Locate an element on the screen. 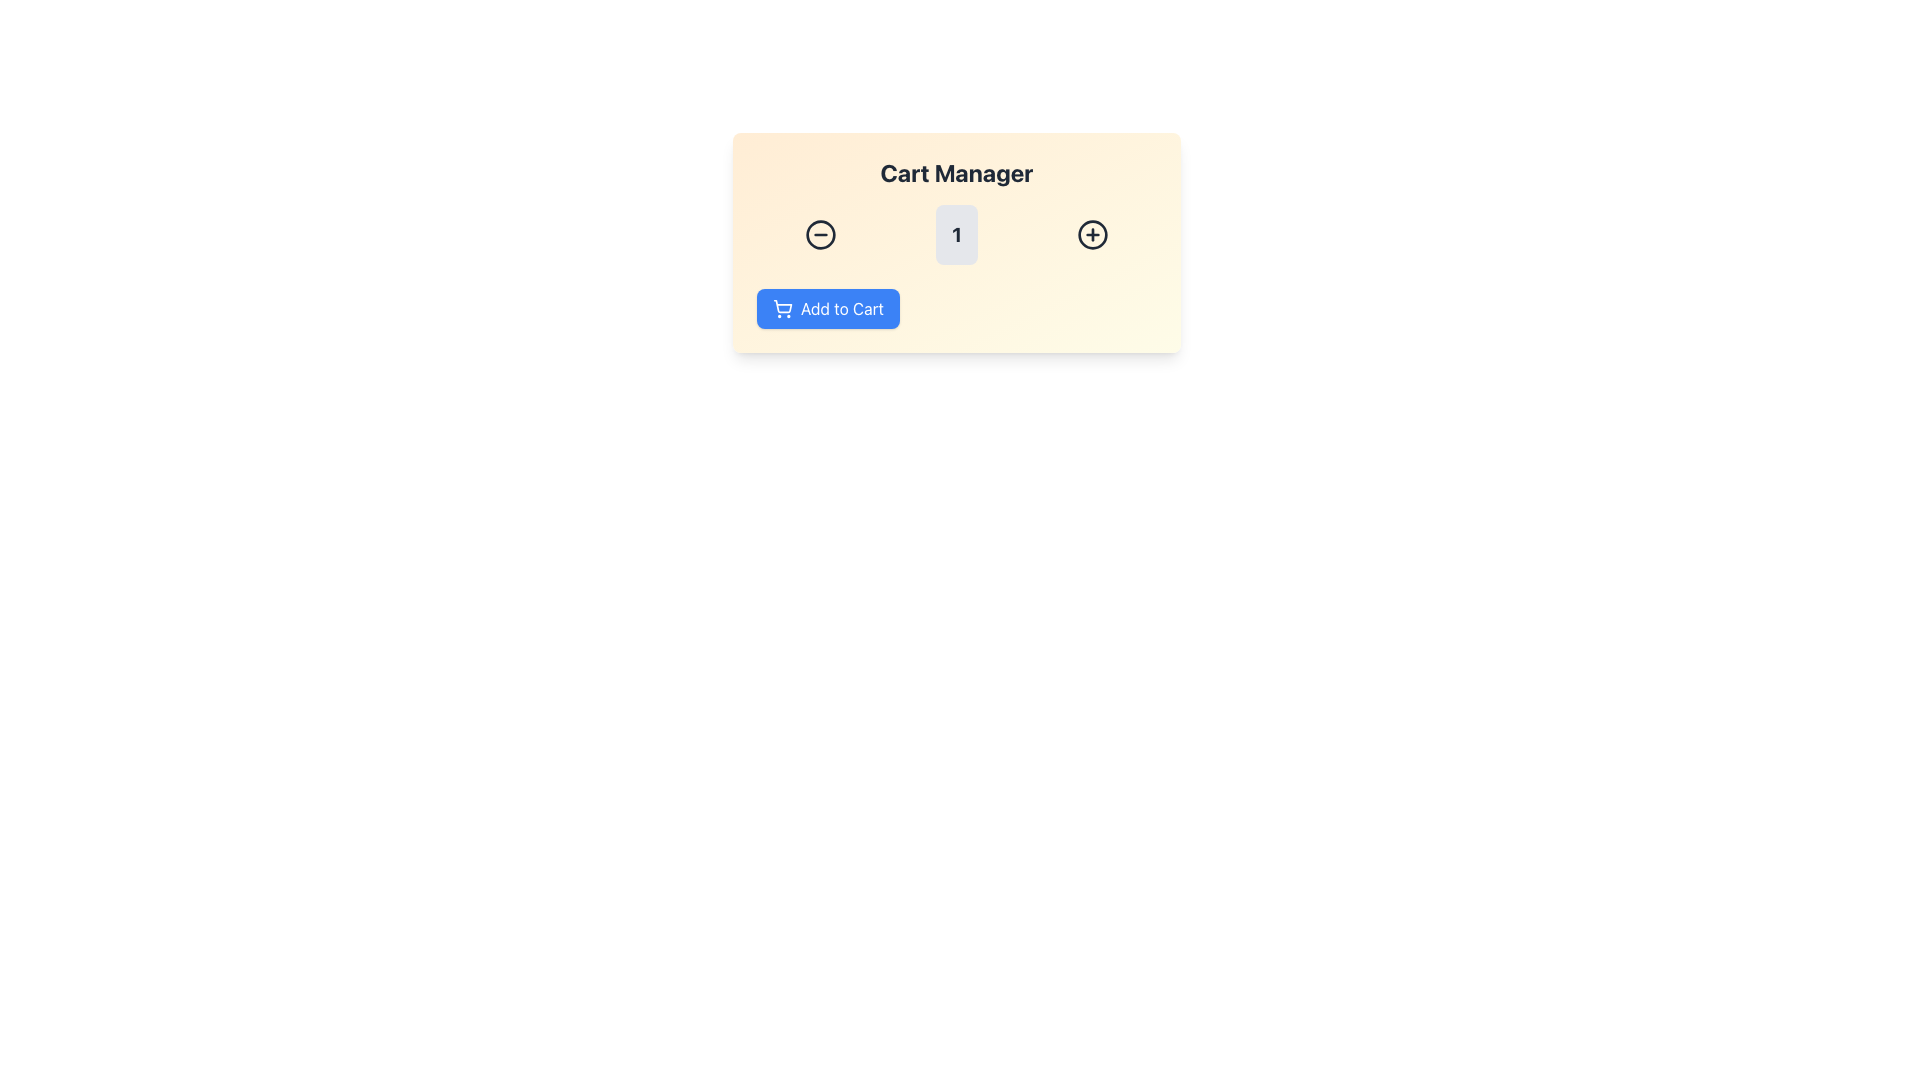 This screenshot has height=1080, width=1920. the circular minus button located in the 'Cart Manager' section to decrement the value is located at coordinates (820, 234).